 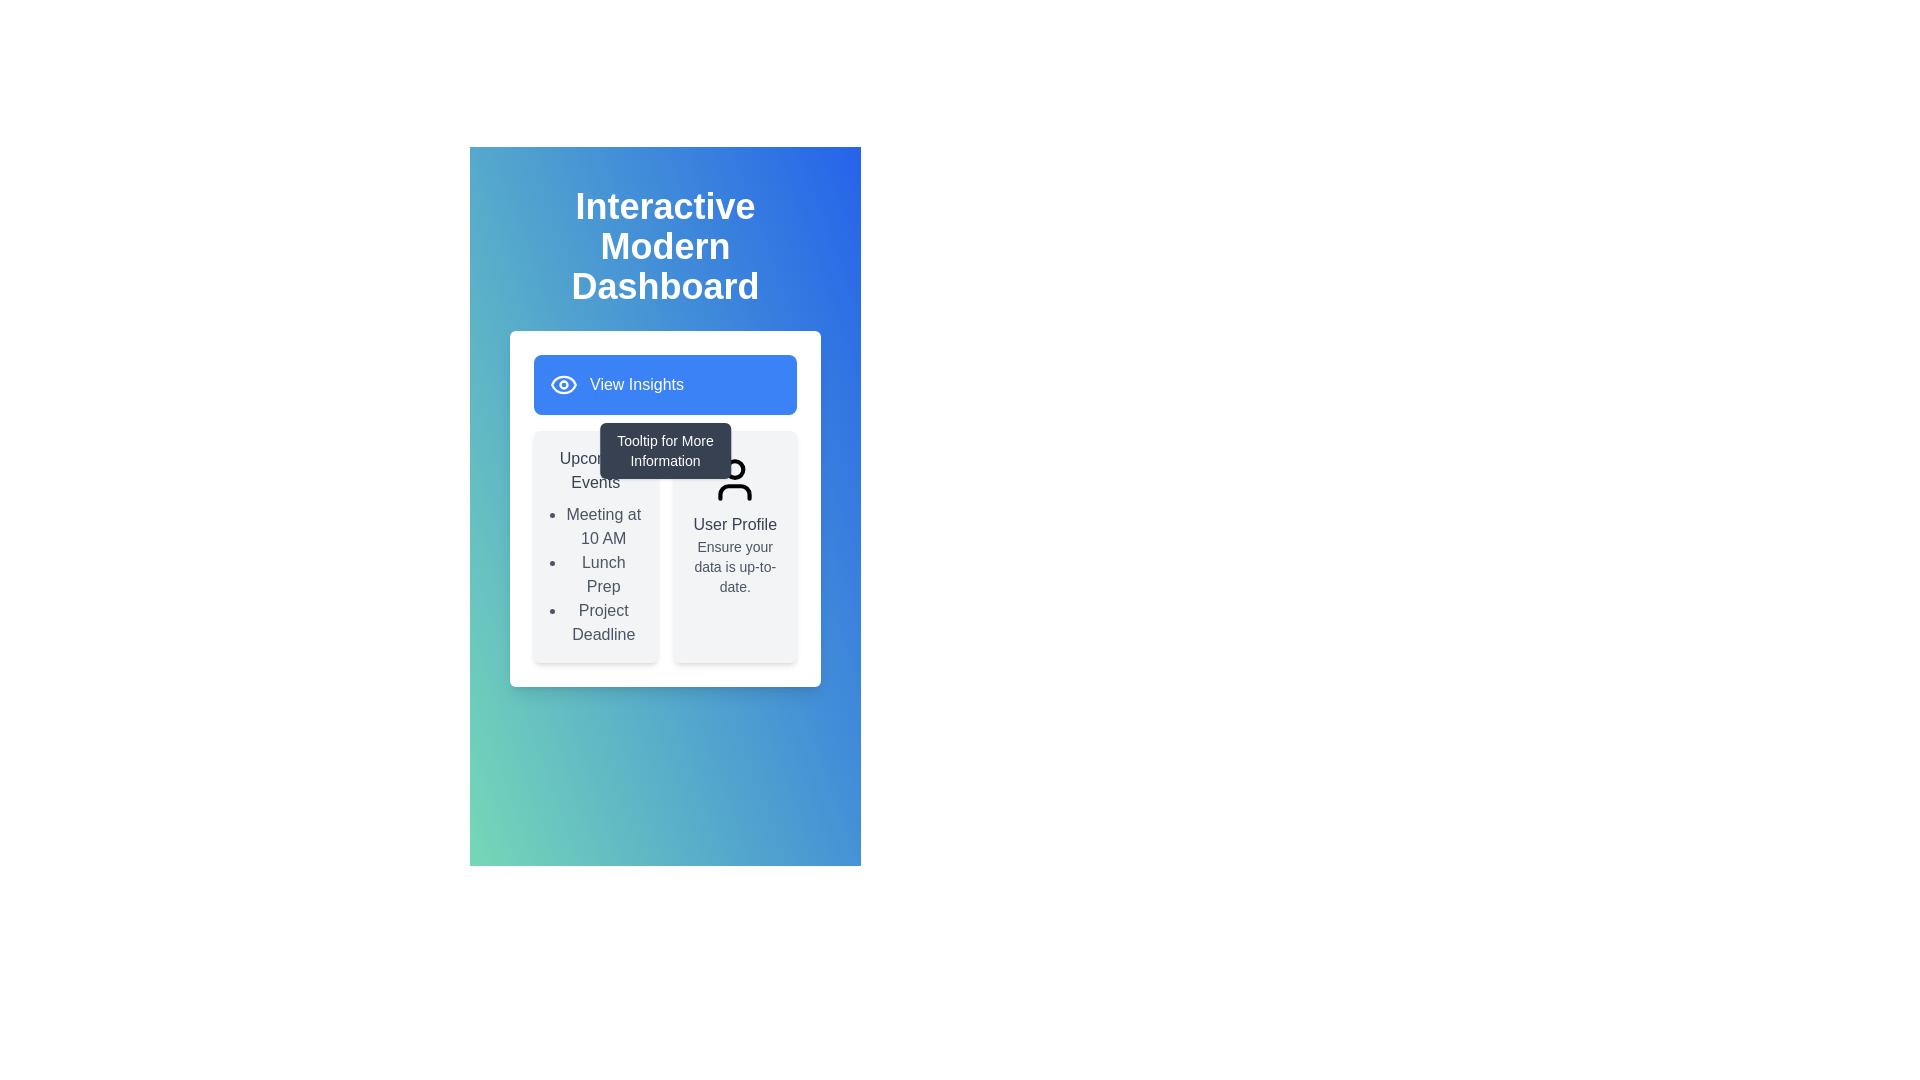 What do you see at coordinates (665, 245) in the screenshot?
I see `the centered heading text that states 'Interactive Modern Dashboard', which is displayed in white on a gradient background transitioning from green to blue` at bounding box center [665, 245].